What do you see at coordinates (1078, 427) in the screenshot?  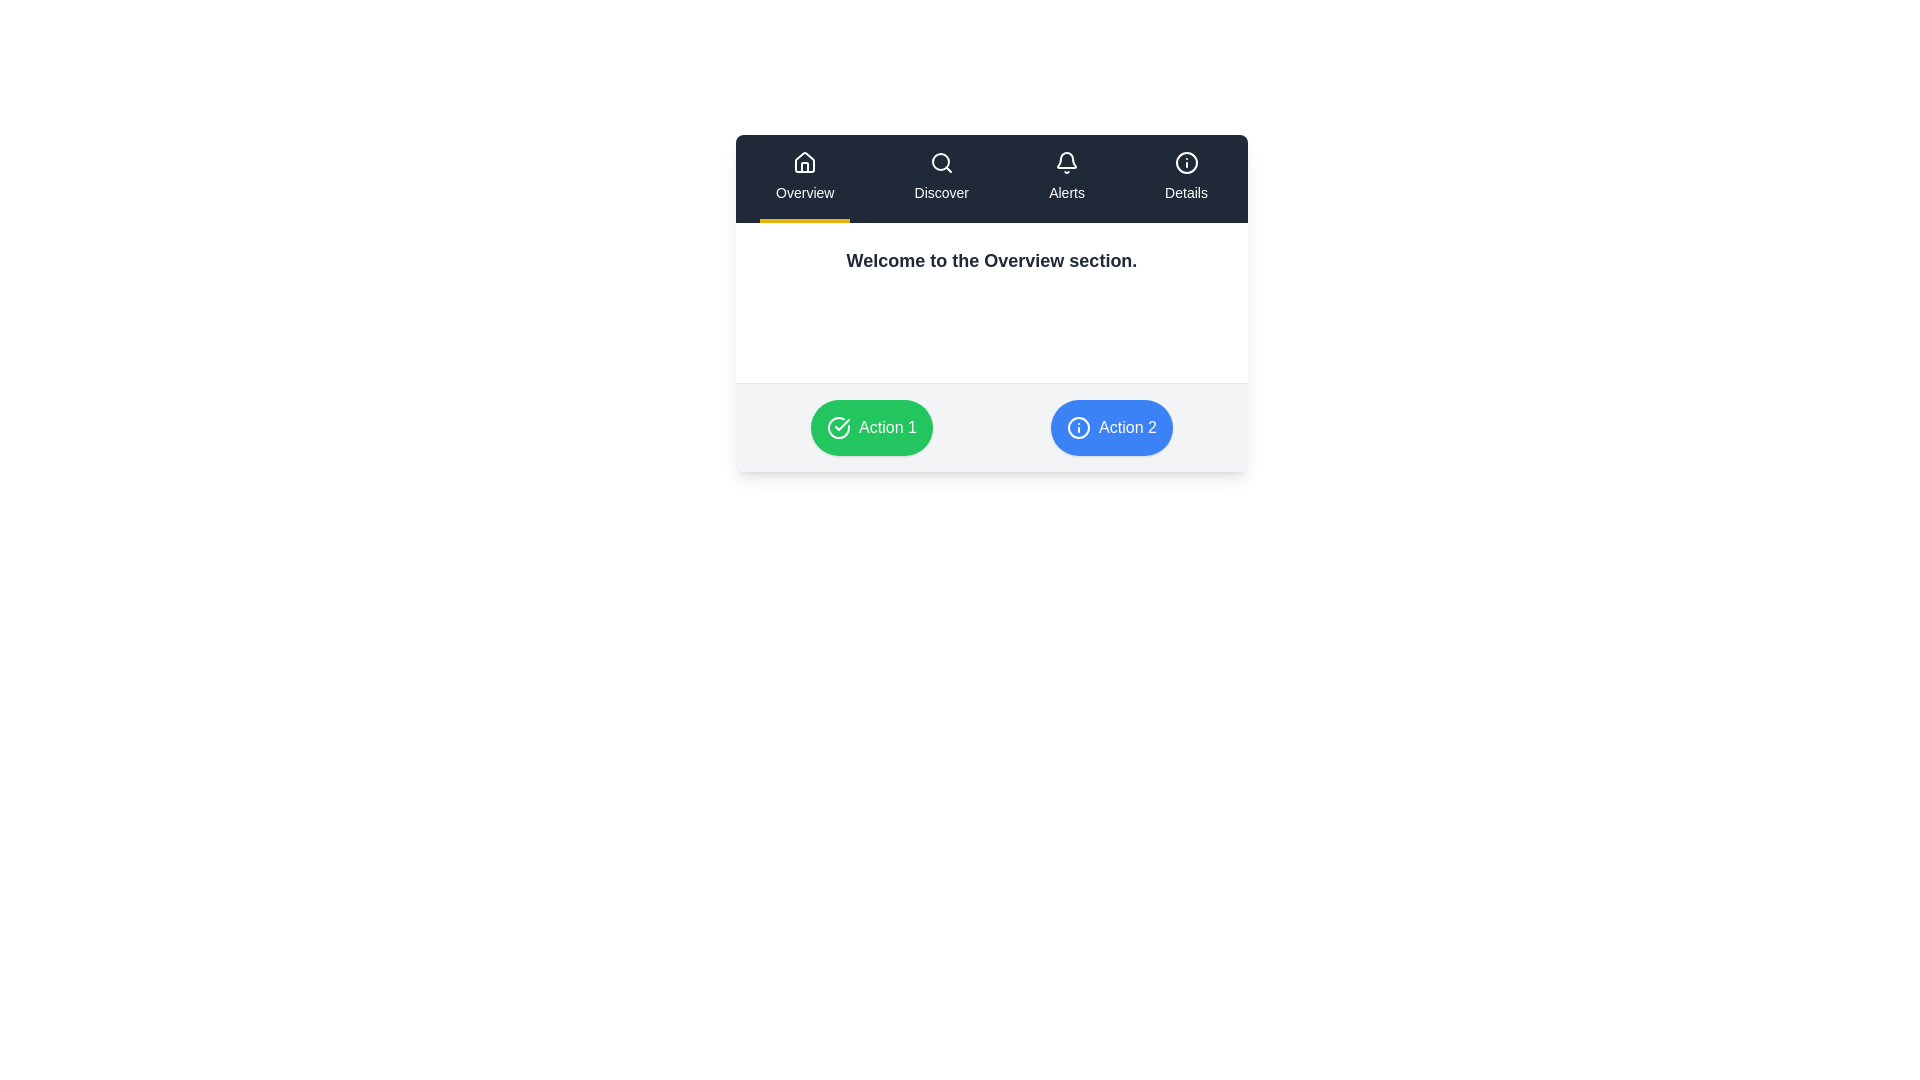 I see `the SVG Circle element located to the left of the 'Action 2' text label on the blue button for accessibility` at bounding box center [1078, 427].